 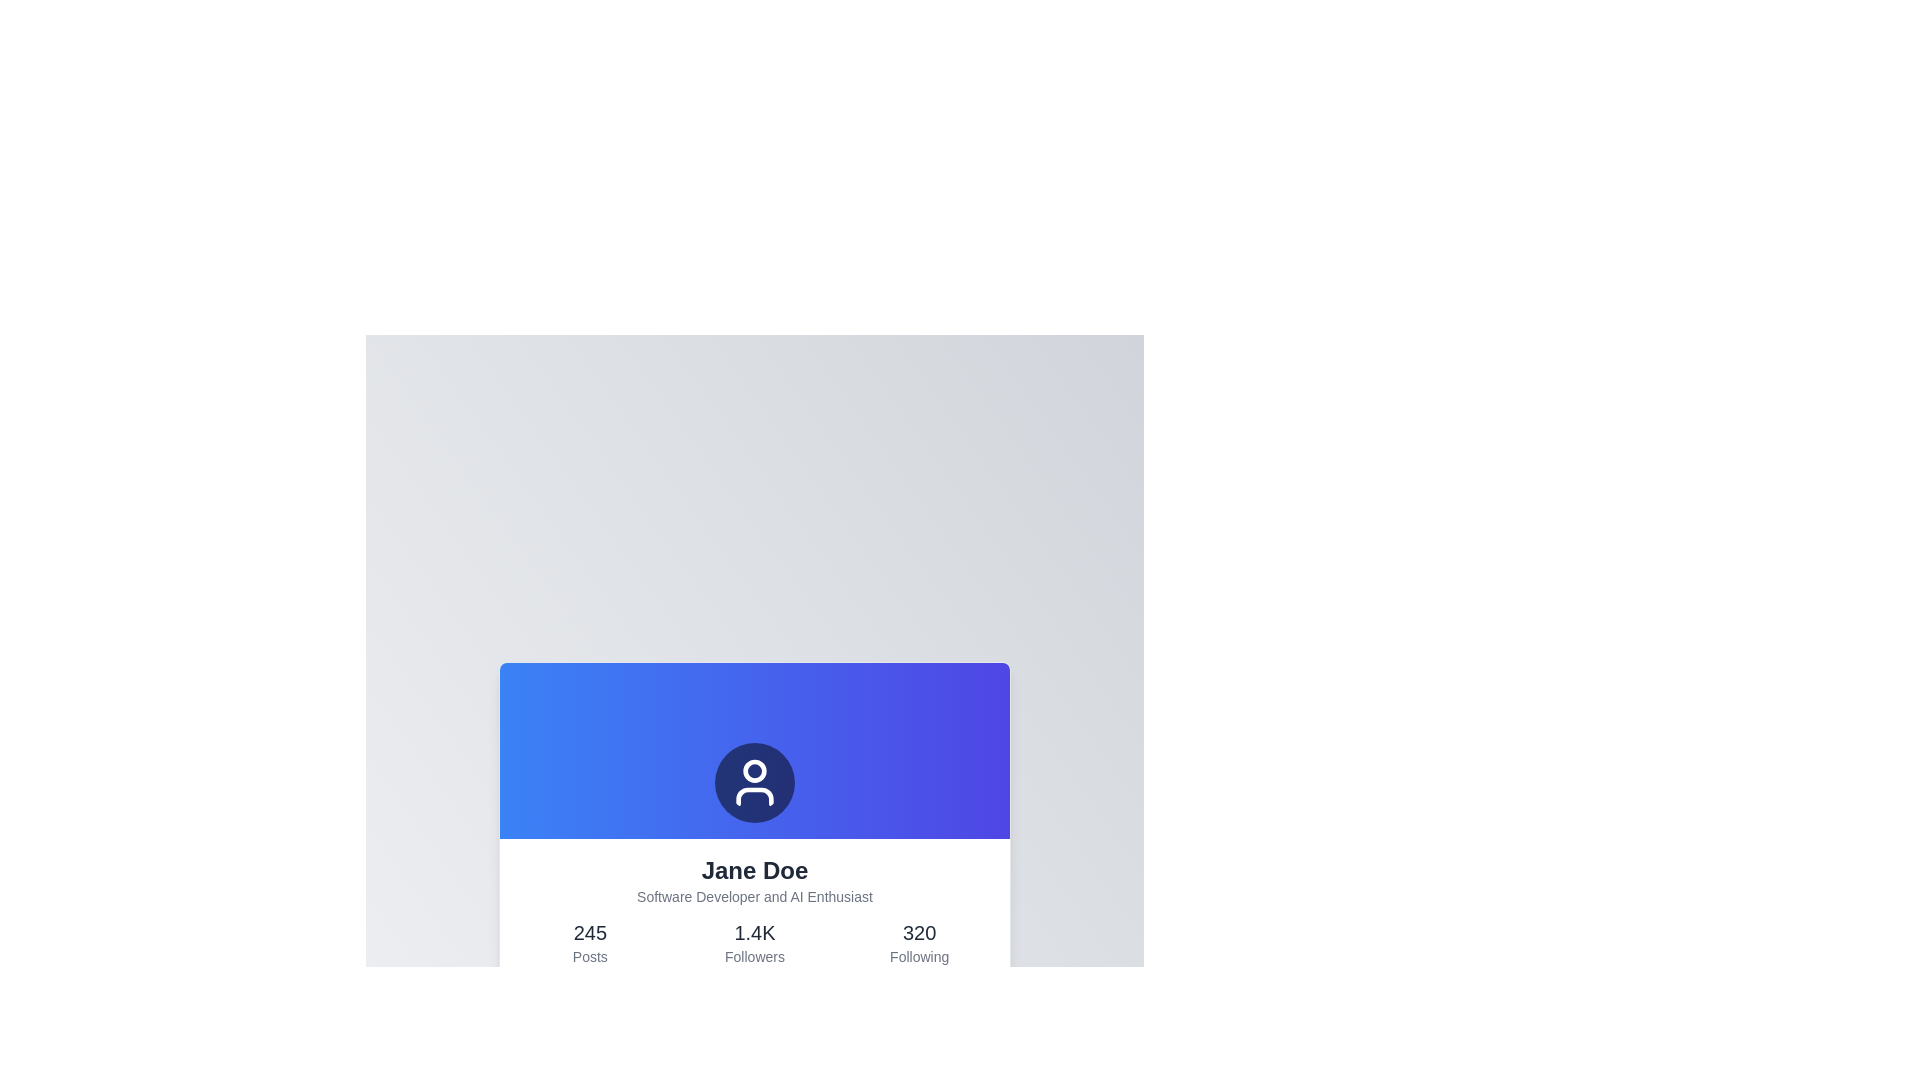 I want to click on the Decorative vector element located near the bottom-center of the layout, which is part of an SVG group and coexists with a rectangle shape, so click(x=924, y=1060).